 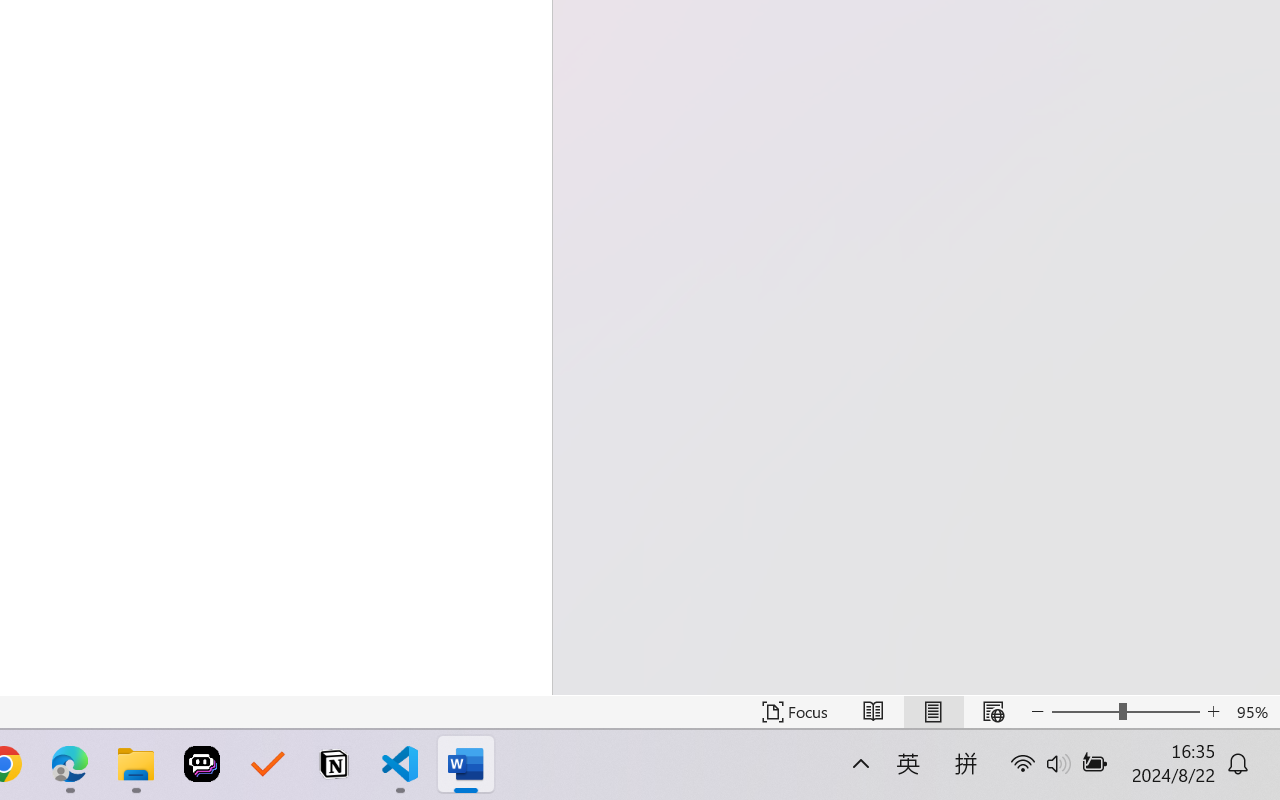 What do you see at coordinates (334, 764) in the screenshot?
I see `'Notion'` at bounding box center [334, 764].